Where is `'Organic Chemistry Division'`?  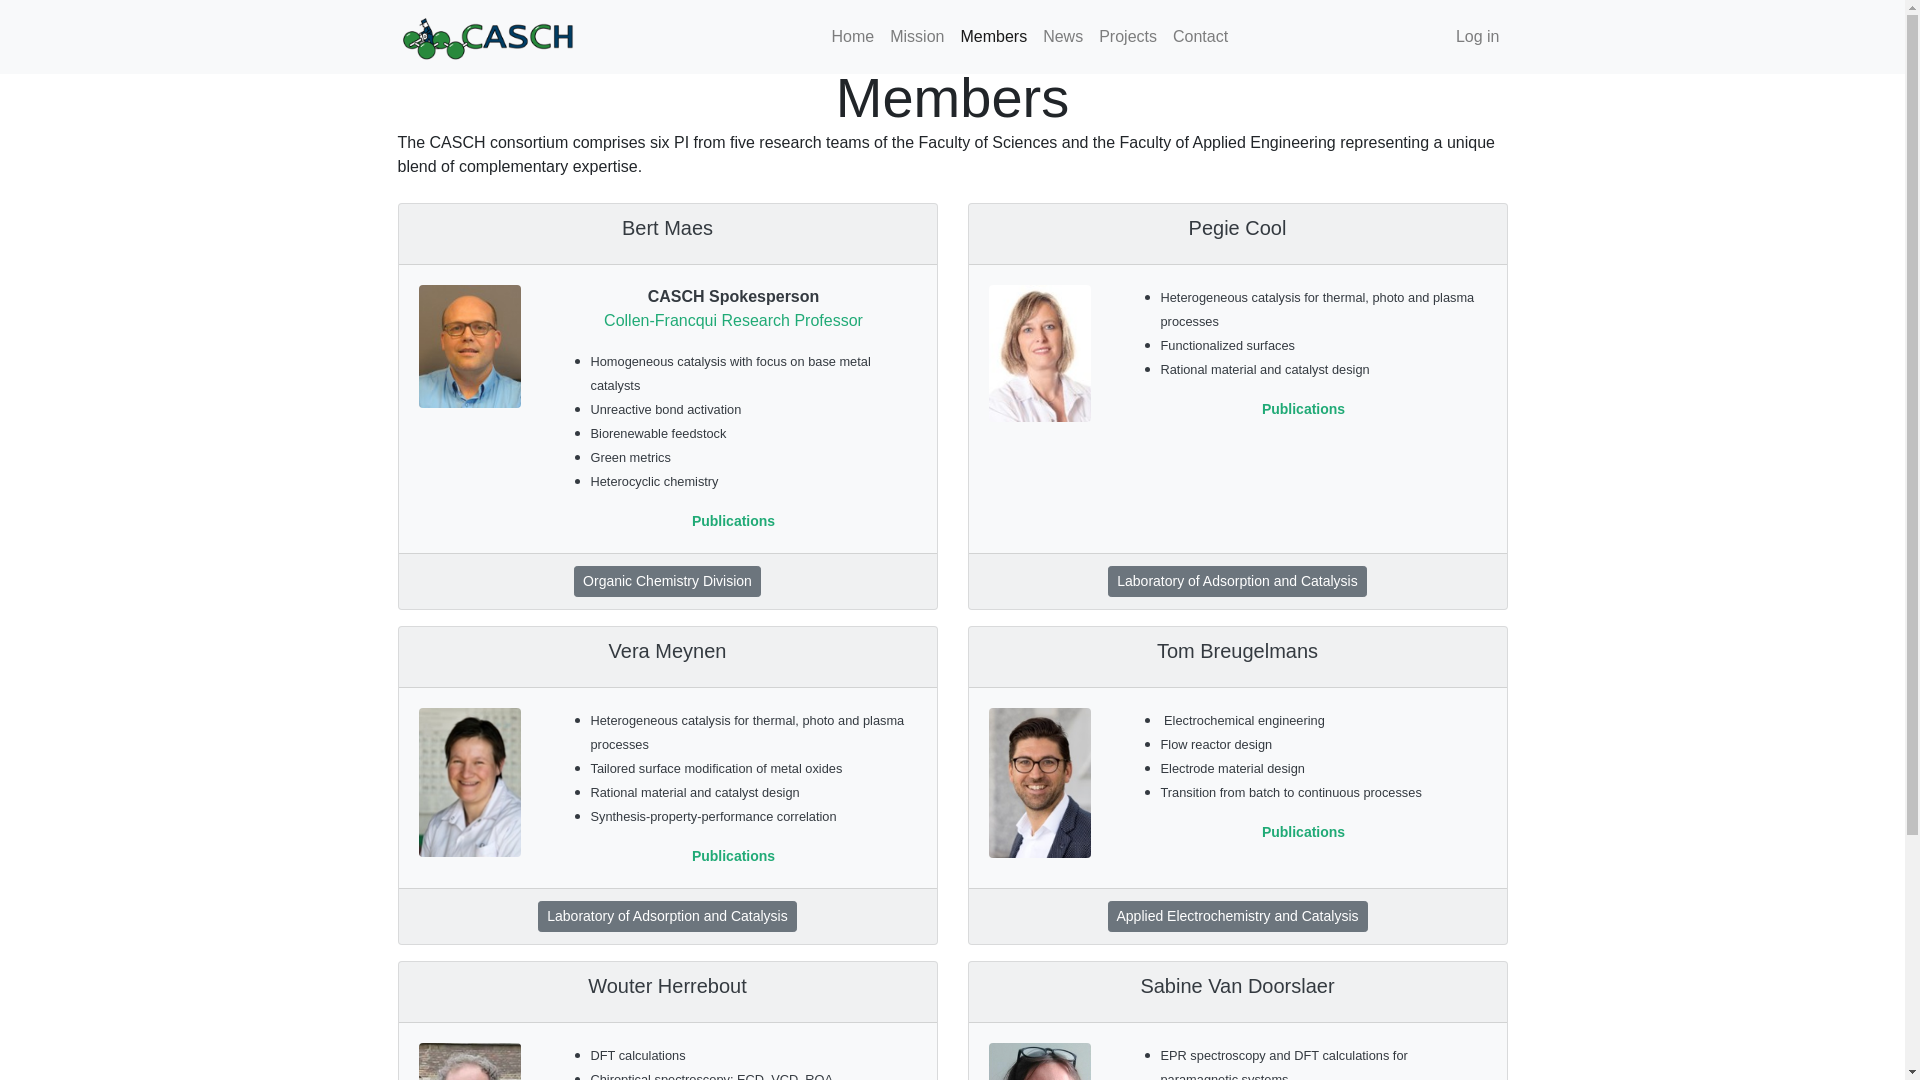
'Organic Chemistry Division' is located at coordinates (667, 581).